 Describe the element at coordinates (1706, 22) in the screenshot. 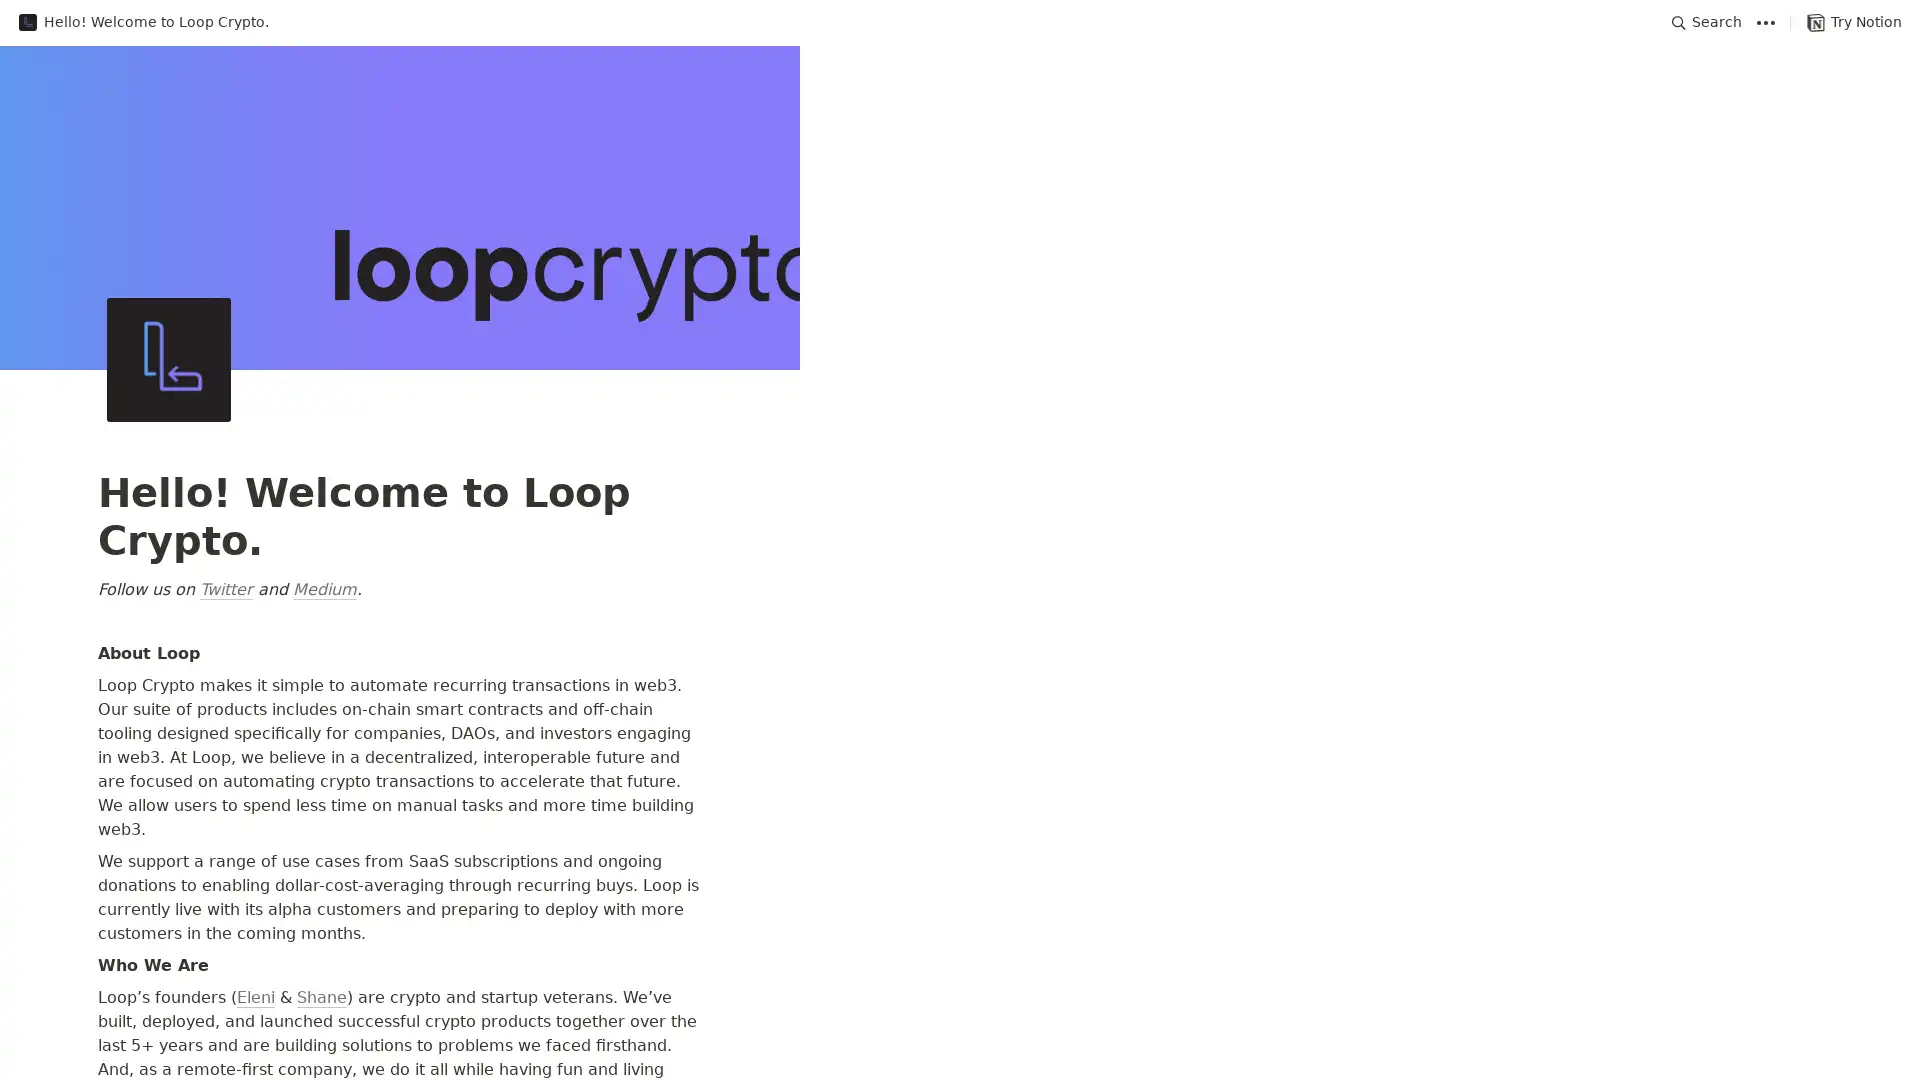

I see `Search` at that location.